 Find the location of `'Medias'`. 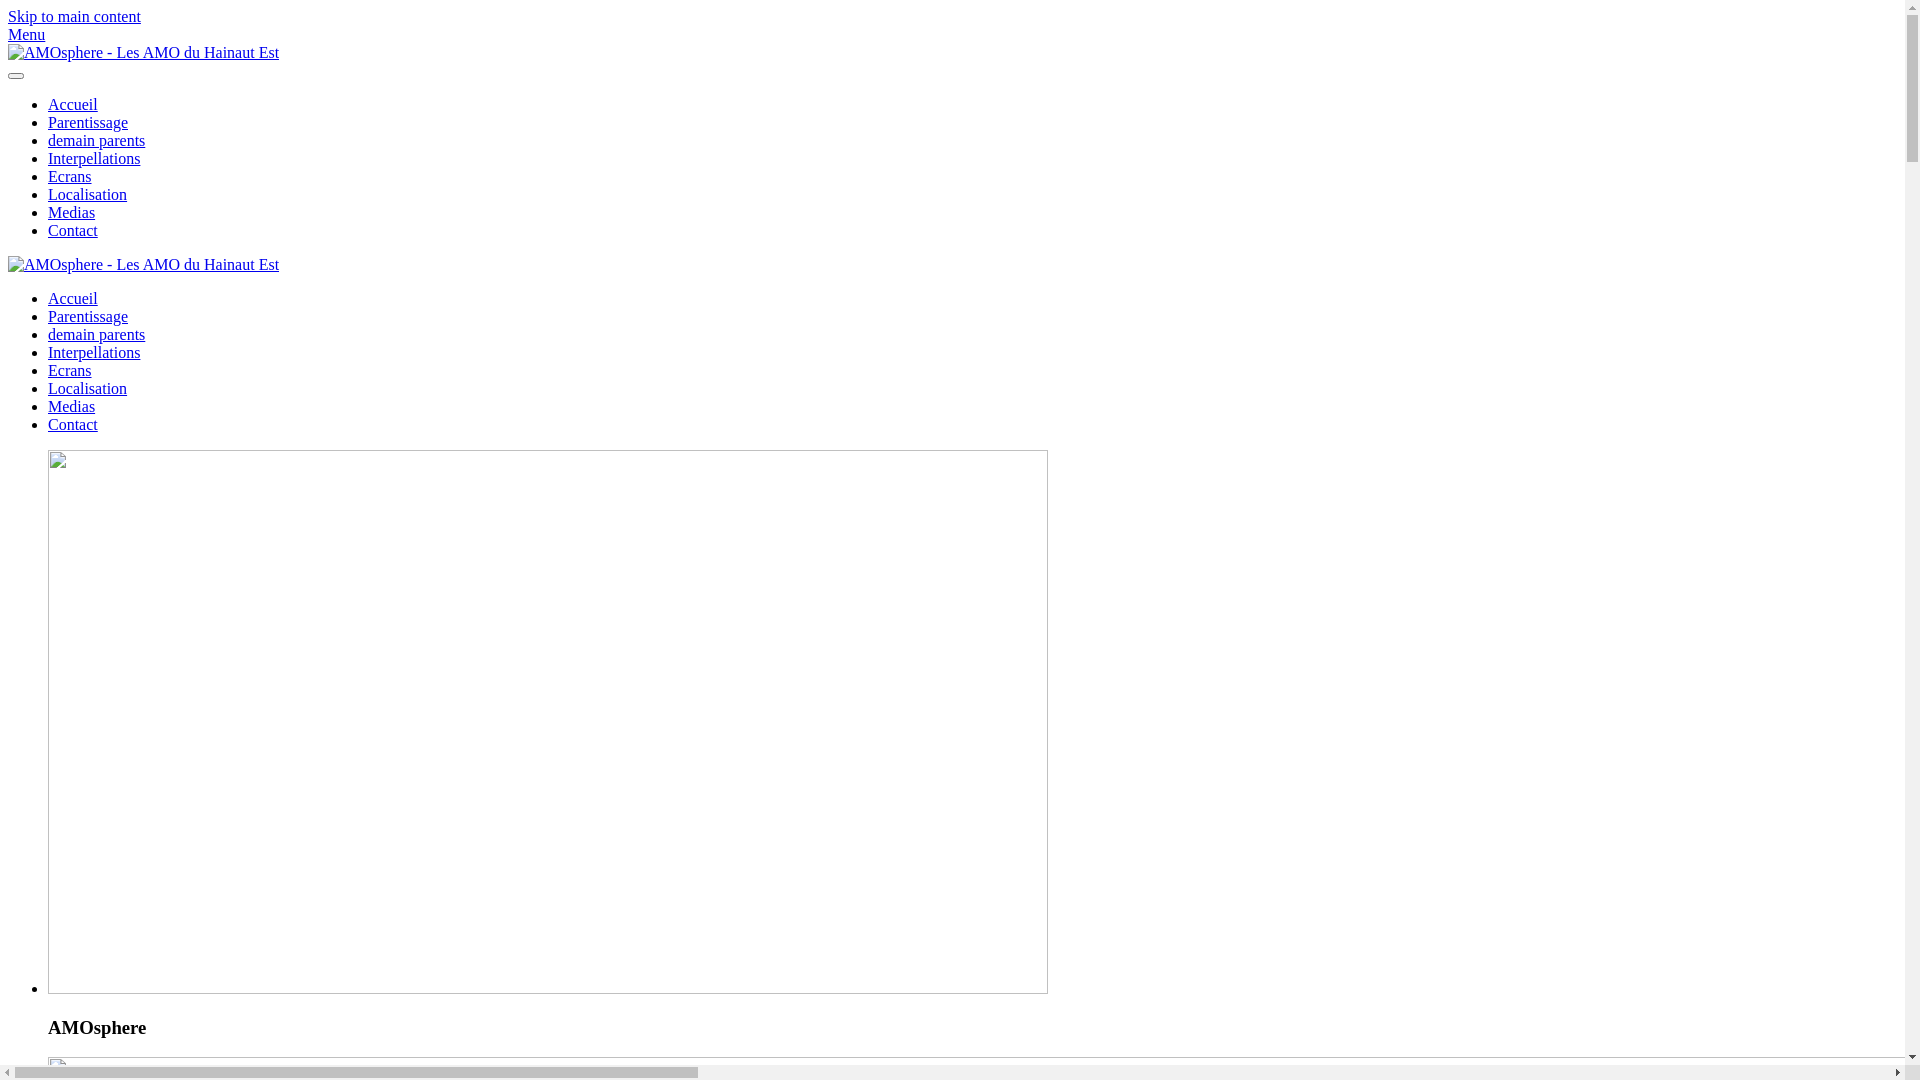

'Medias' is located at coordinates (71, 212).